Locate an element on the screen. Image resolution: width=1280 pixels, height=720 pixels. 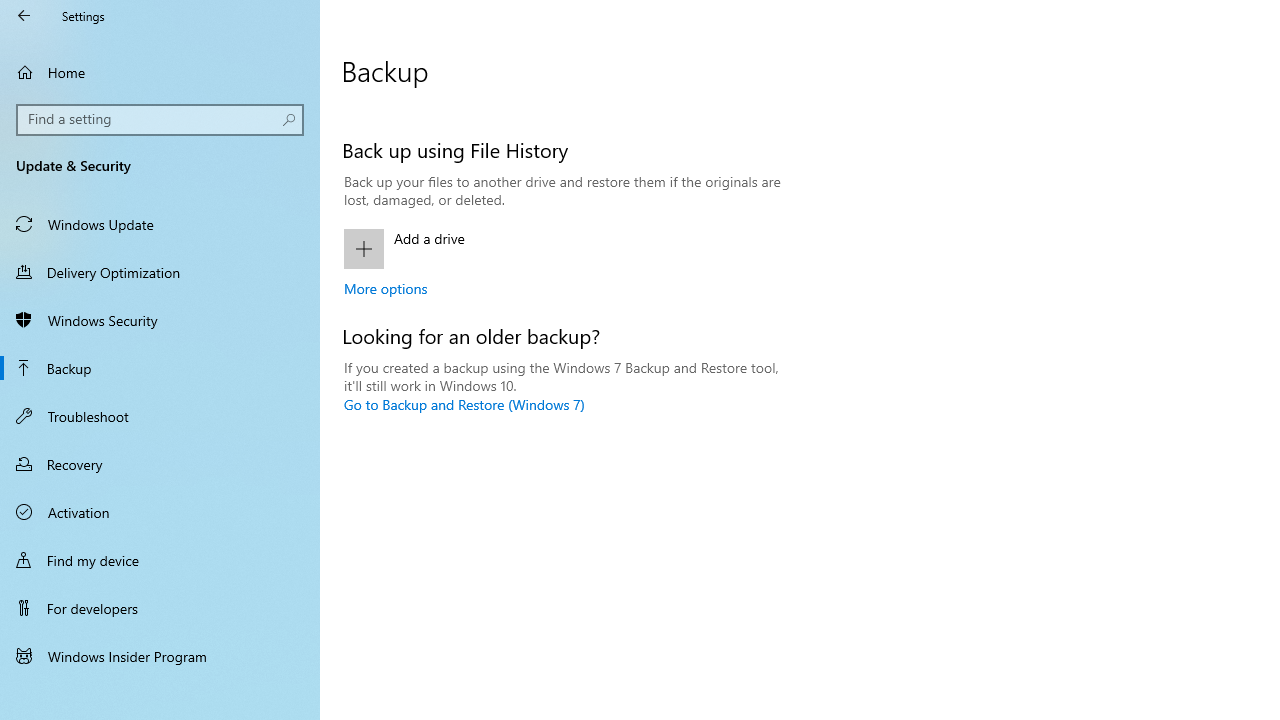
'Recovery' is located at coordinates (160, 464).